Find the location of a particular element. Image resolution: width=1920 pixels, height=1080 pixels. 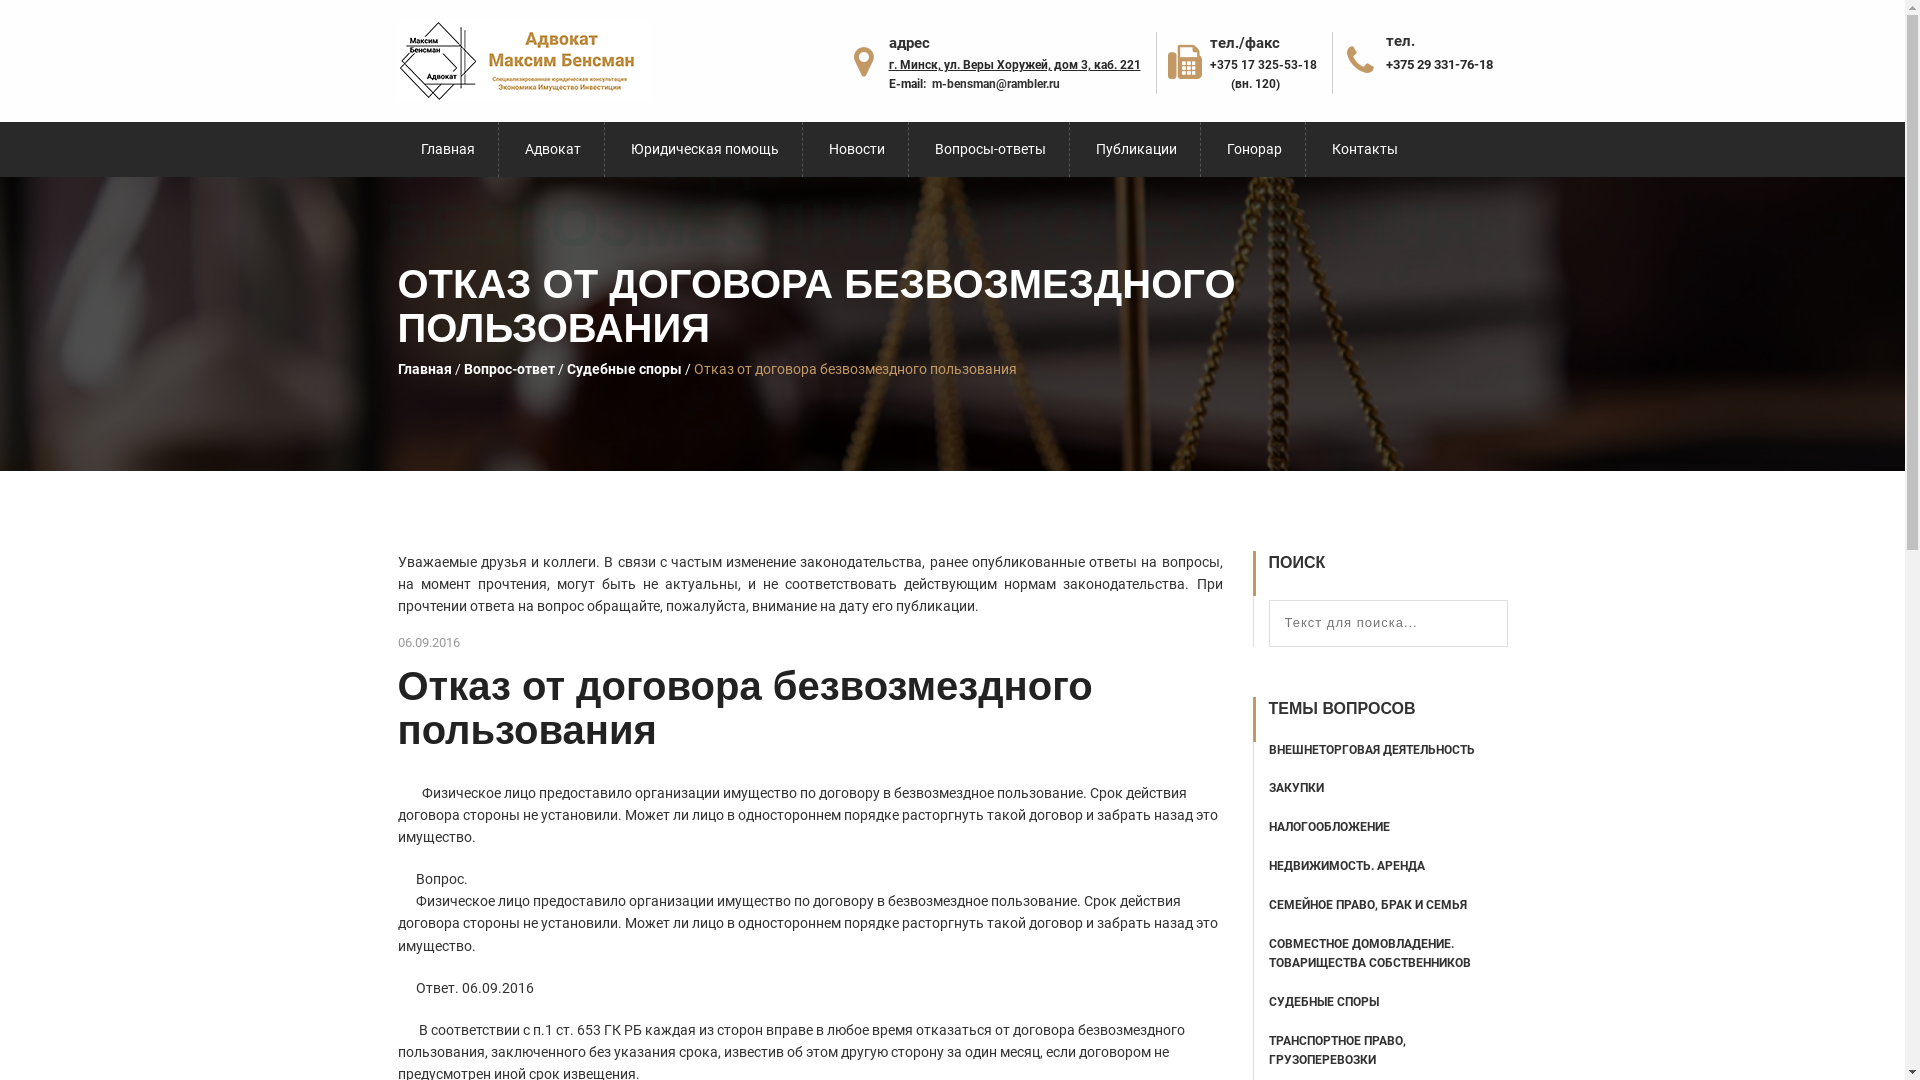

'm' is located at coordinates (935, 83).